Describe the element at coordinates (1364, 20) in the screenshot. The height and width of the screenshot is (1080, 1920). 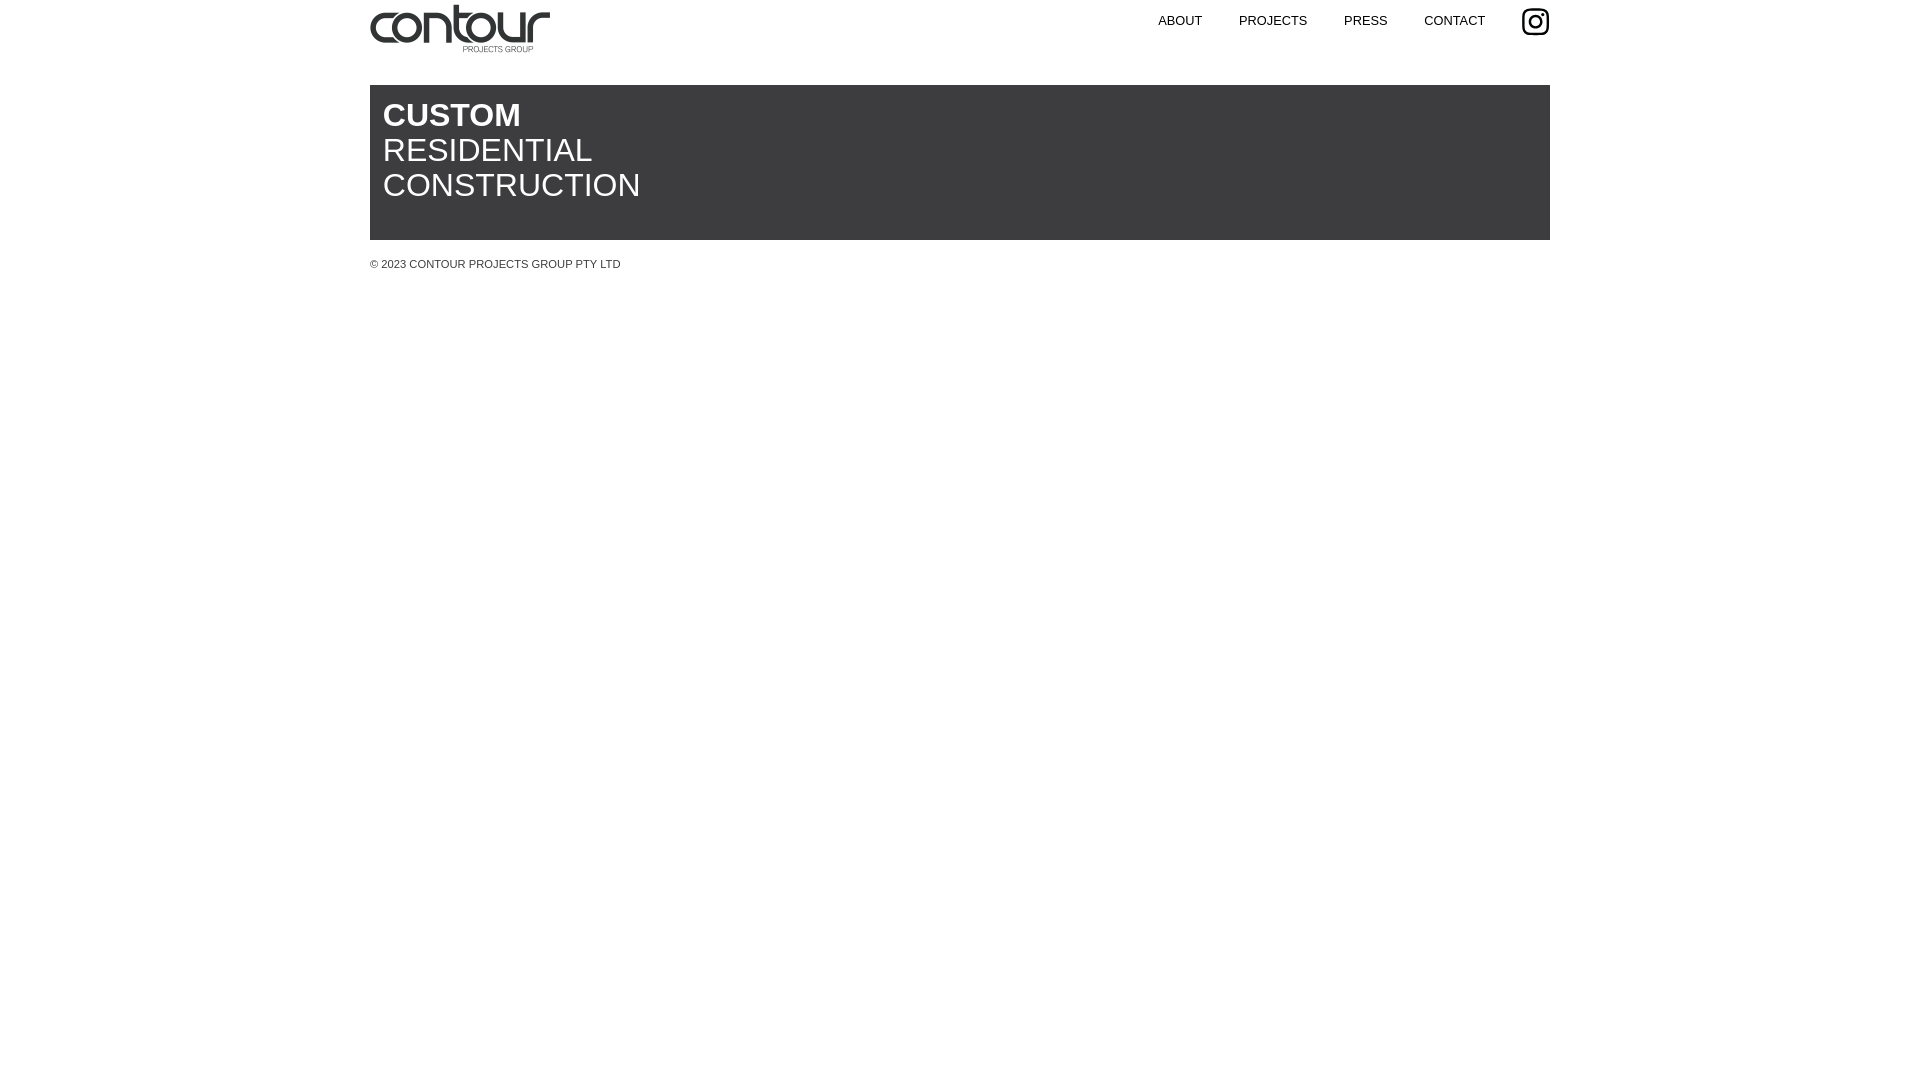
I see `'PRESS'` at that location.